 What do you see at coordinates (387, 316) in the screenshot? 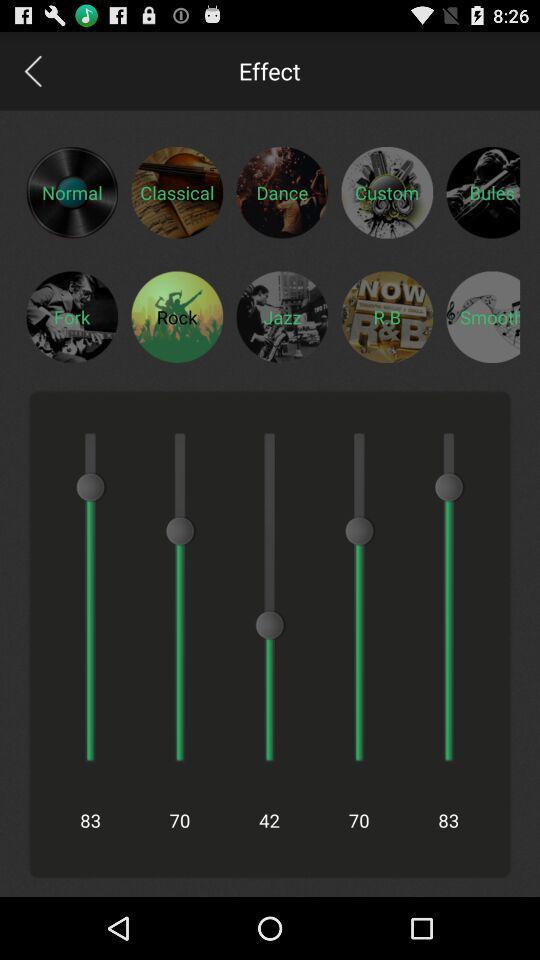
I see `r.b` at bounding box center [387, 316].